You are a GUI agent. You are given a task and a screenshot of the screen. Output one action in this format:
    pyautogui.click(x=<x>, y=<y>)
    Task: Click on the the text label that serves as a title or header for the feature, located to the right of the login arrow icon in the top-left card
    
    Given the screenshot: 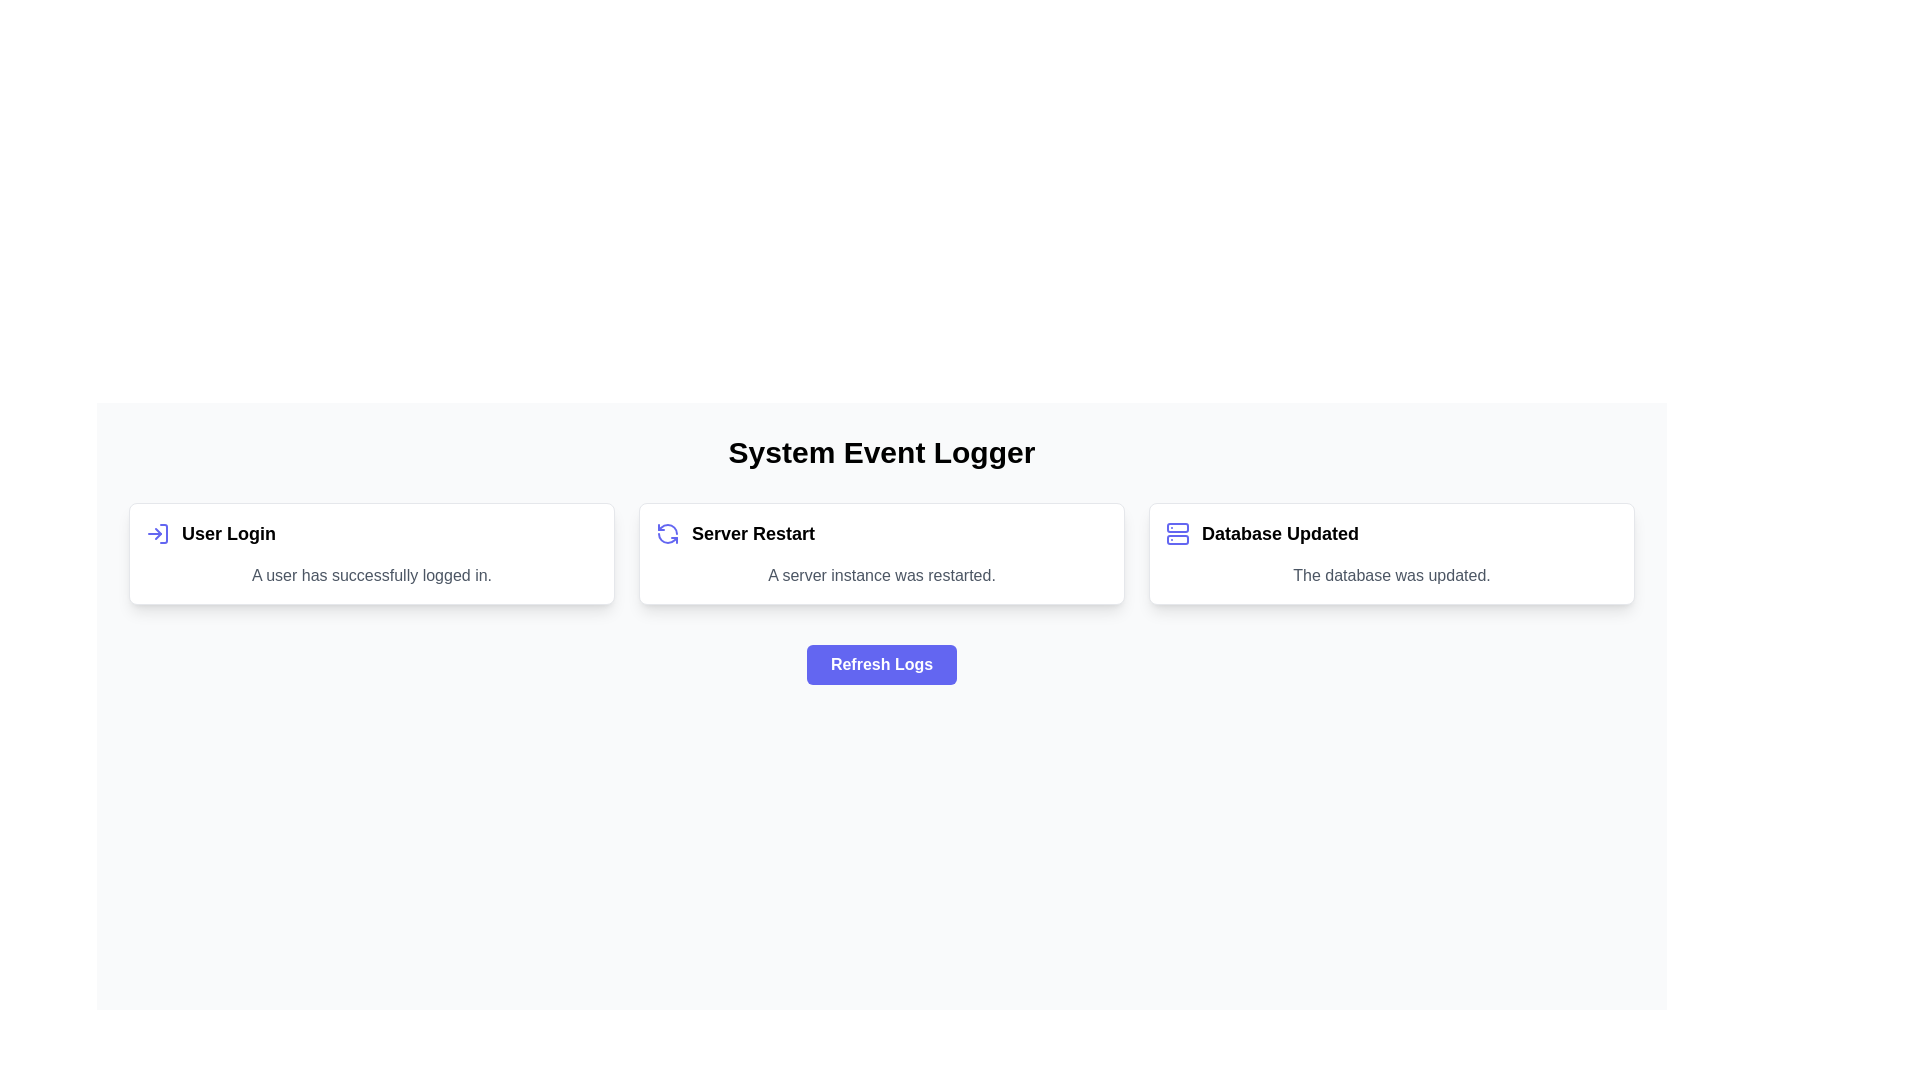 What is the action you would take?
    pyautogui.click(x=229, y=532)
    